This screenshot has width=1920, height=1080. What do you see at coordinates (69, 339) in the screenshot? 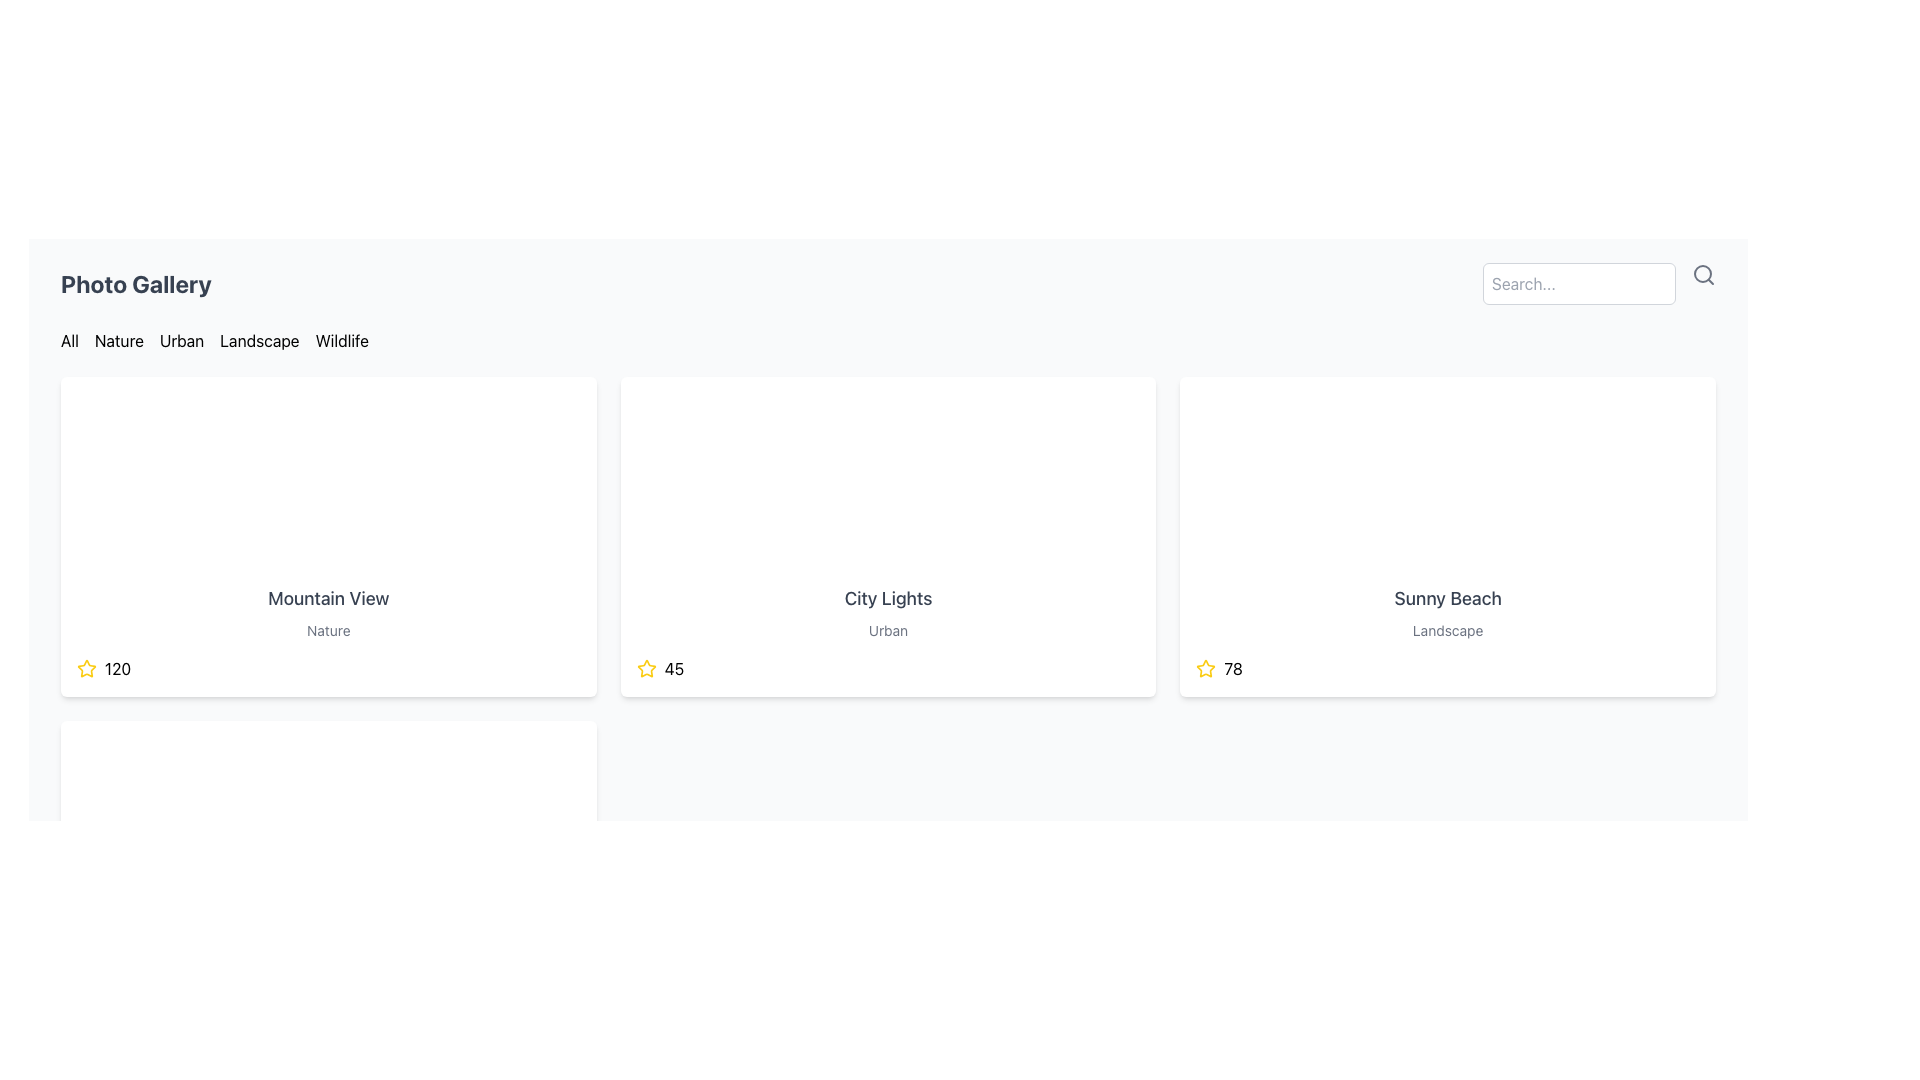
I see `the 'All' button located at the beginning of the navigation bar under the 'Photo Gallery' heading` at bounding box center [69, 339].